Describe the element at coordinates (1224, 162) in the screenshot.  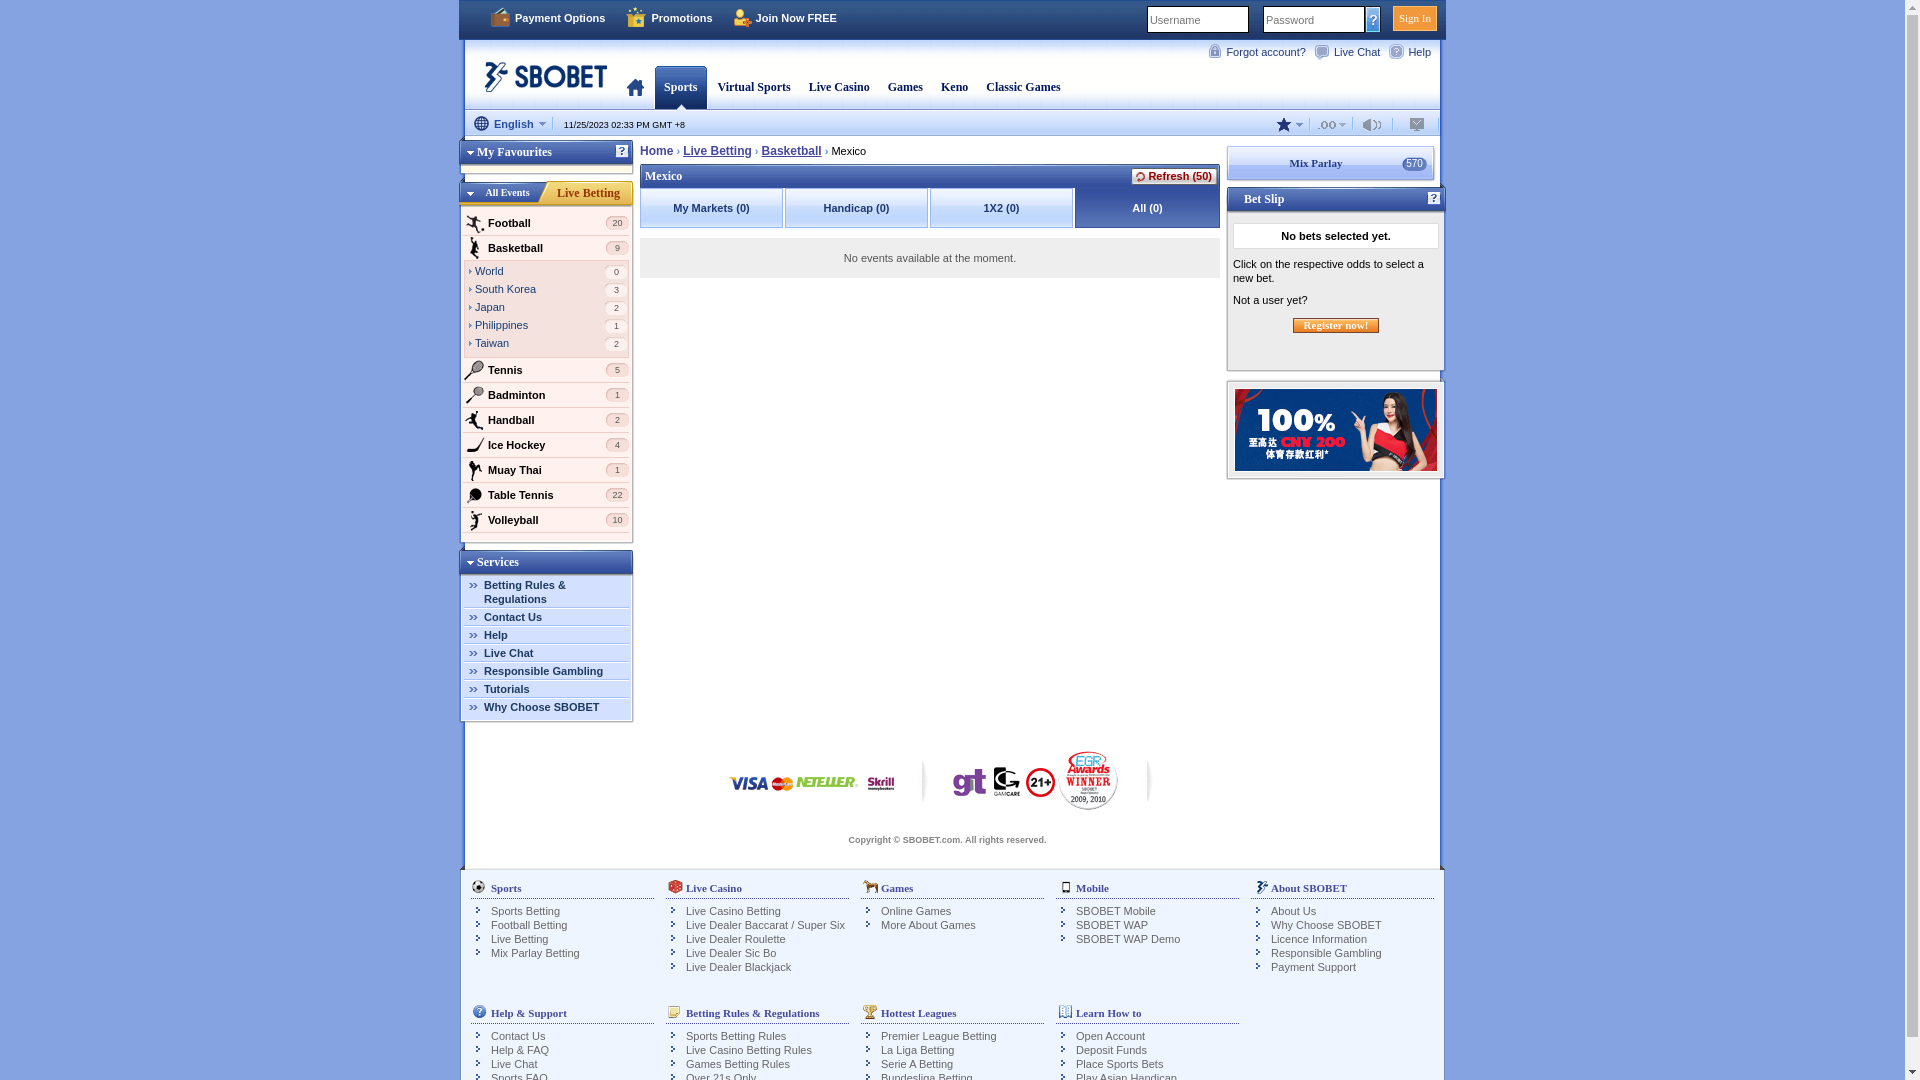
I see `'Mix Parlay` at that location.